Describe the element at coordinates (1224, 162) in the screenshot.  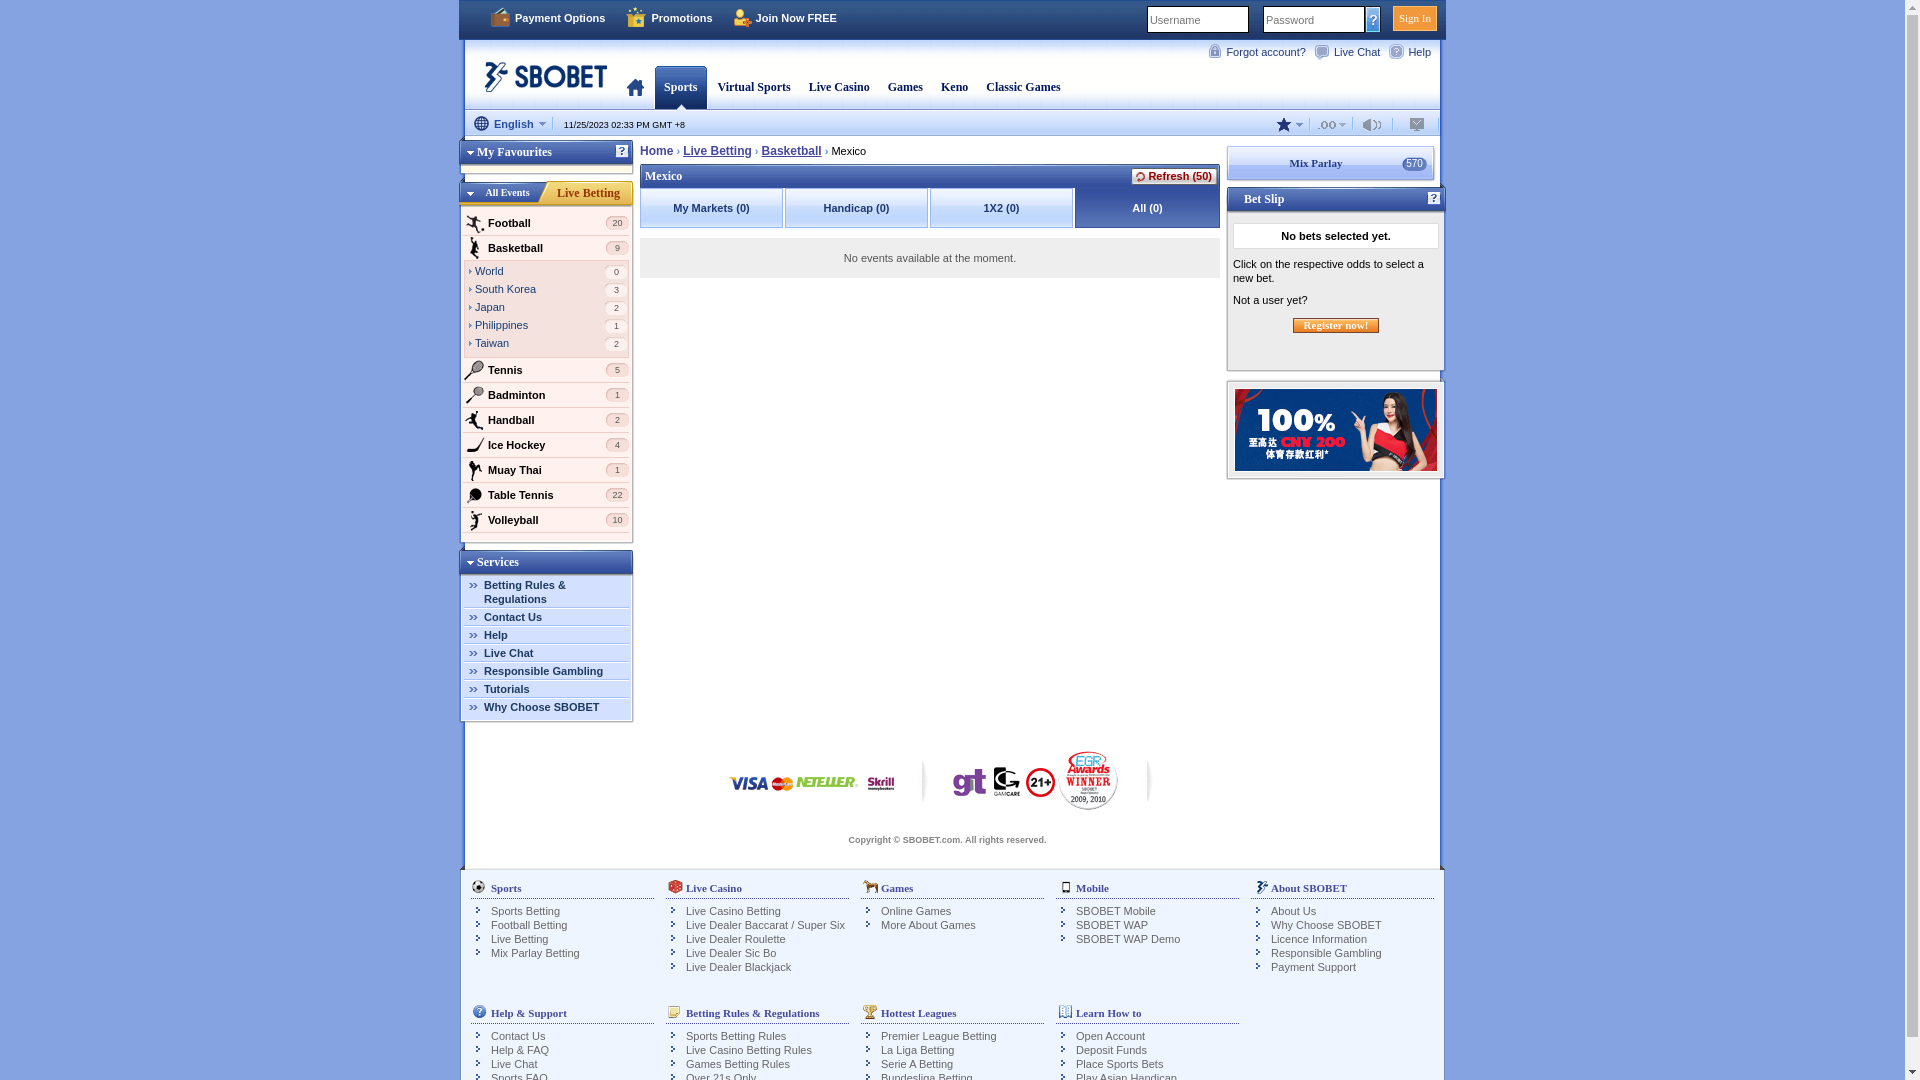
I see `'Mix Parlay` at that location.